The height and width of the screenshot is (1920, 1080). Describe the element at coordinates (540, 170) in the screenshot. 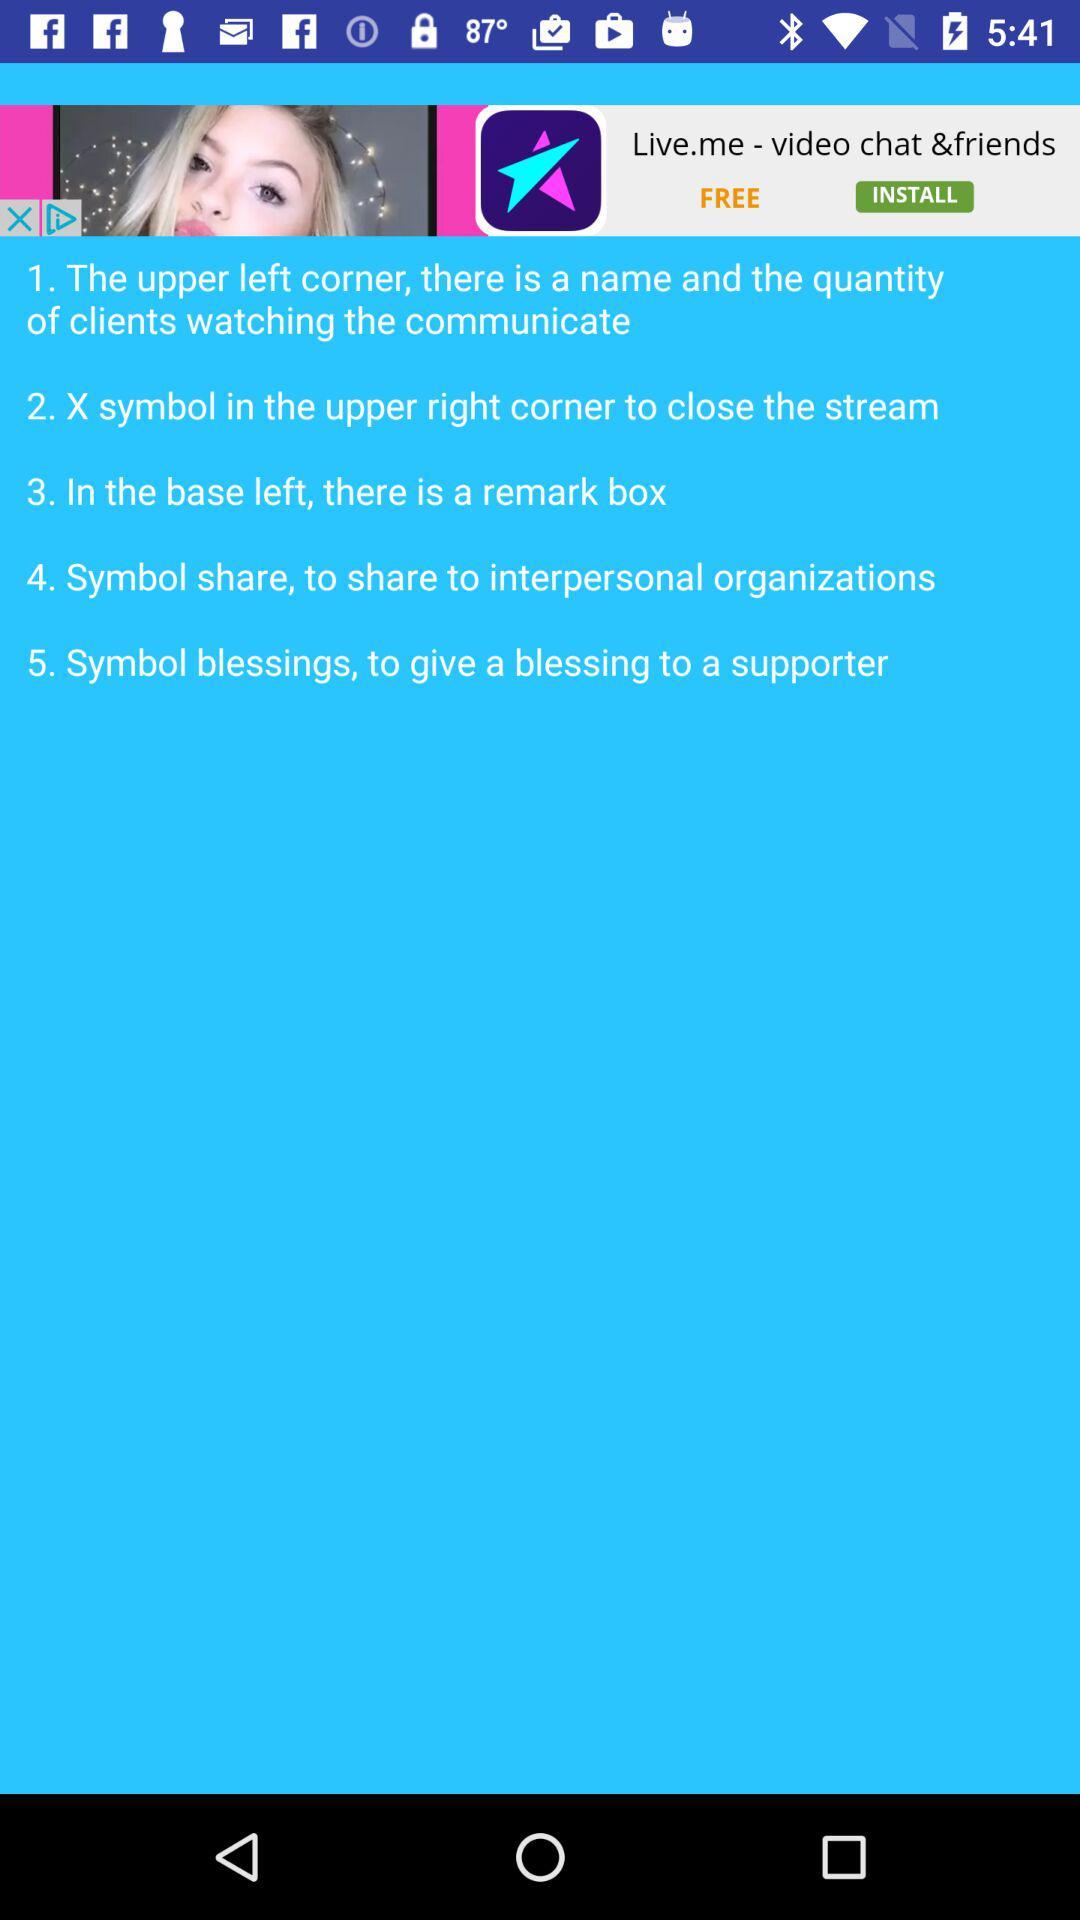

I see `open advertisement` at that location.